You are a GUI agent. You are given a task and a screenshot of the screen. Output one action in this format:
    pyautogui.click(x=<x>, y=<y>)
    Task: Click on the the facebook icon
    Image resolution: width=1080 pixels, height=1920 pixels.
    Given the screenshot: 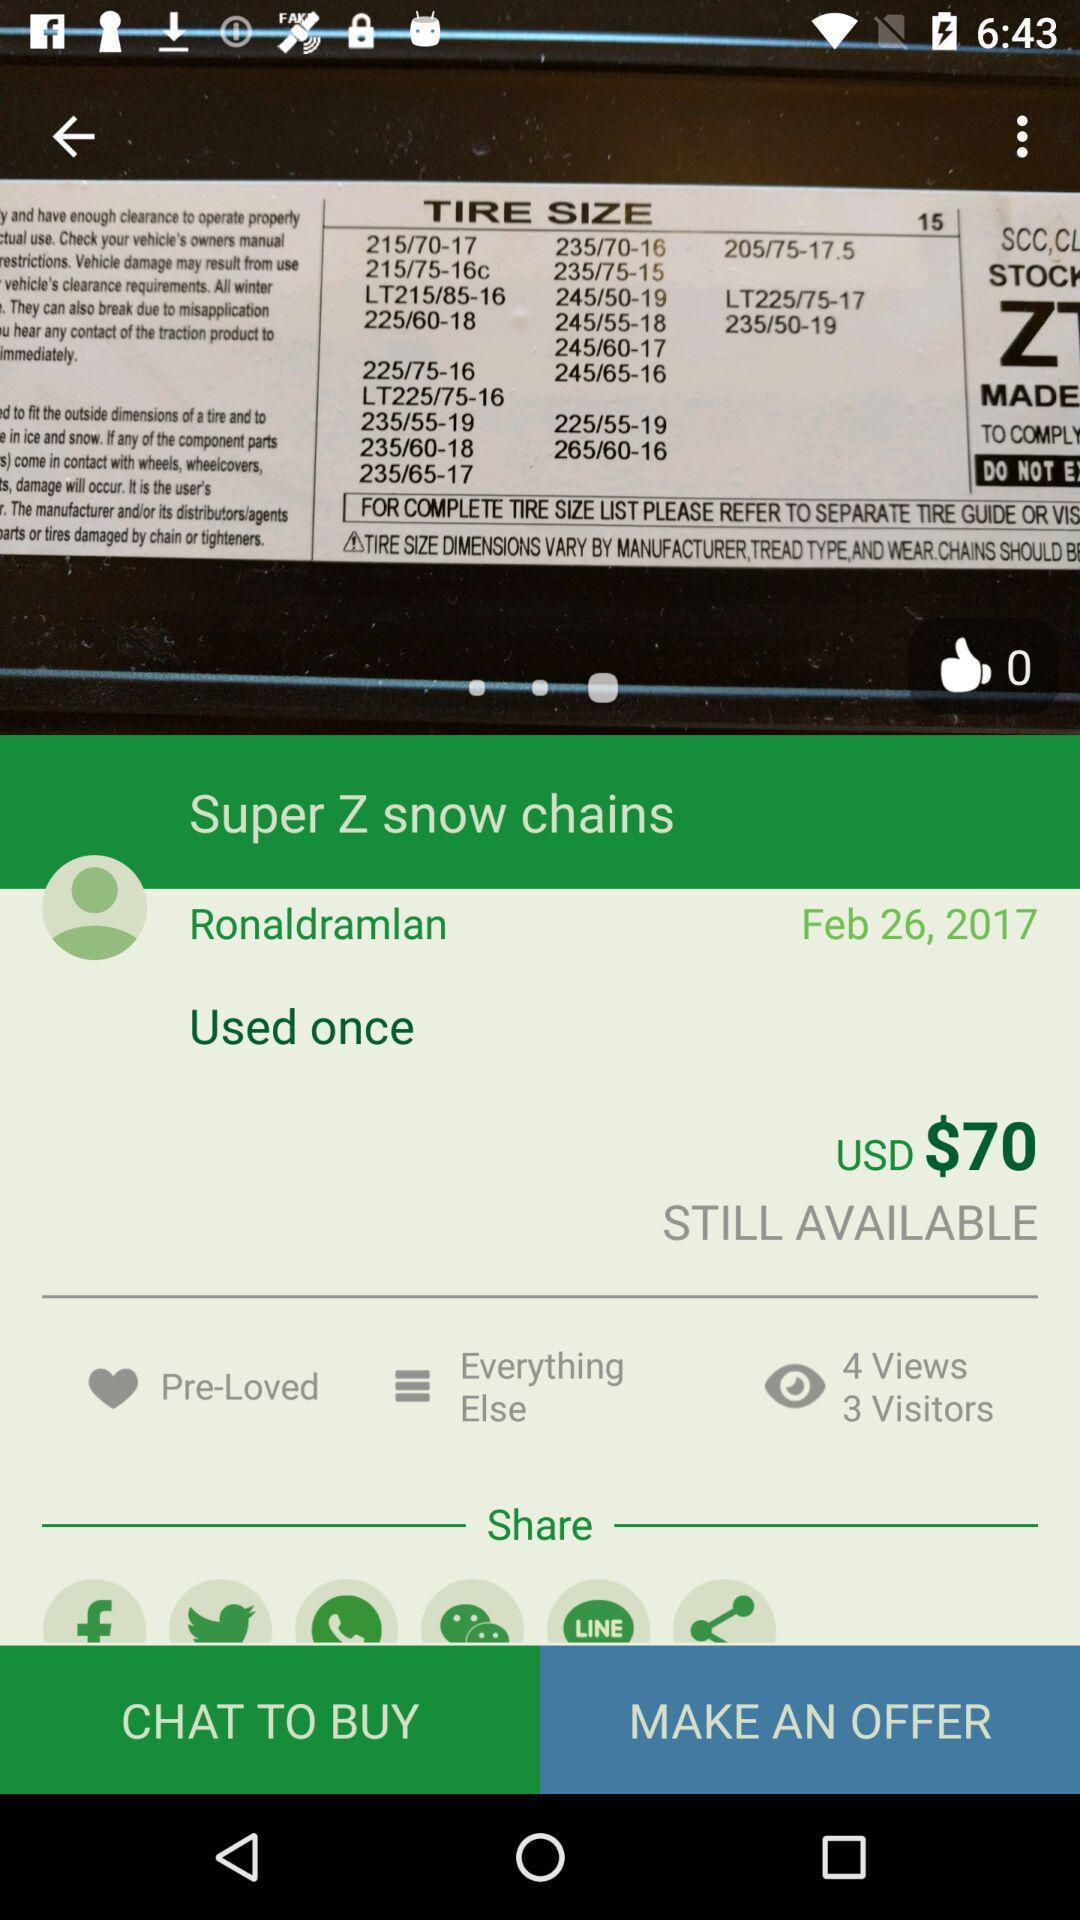 What is the action you would take?
    pyautogui.click(x=94, y=1604)
    